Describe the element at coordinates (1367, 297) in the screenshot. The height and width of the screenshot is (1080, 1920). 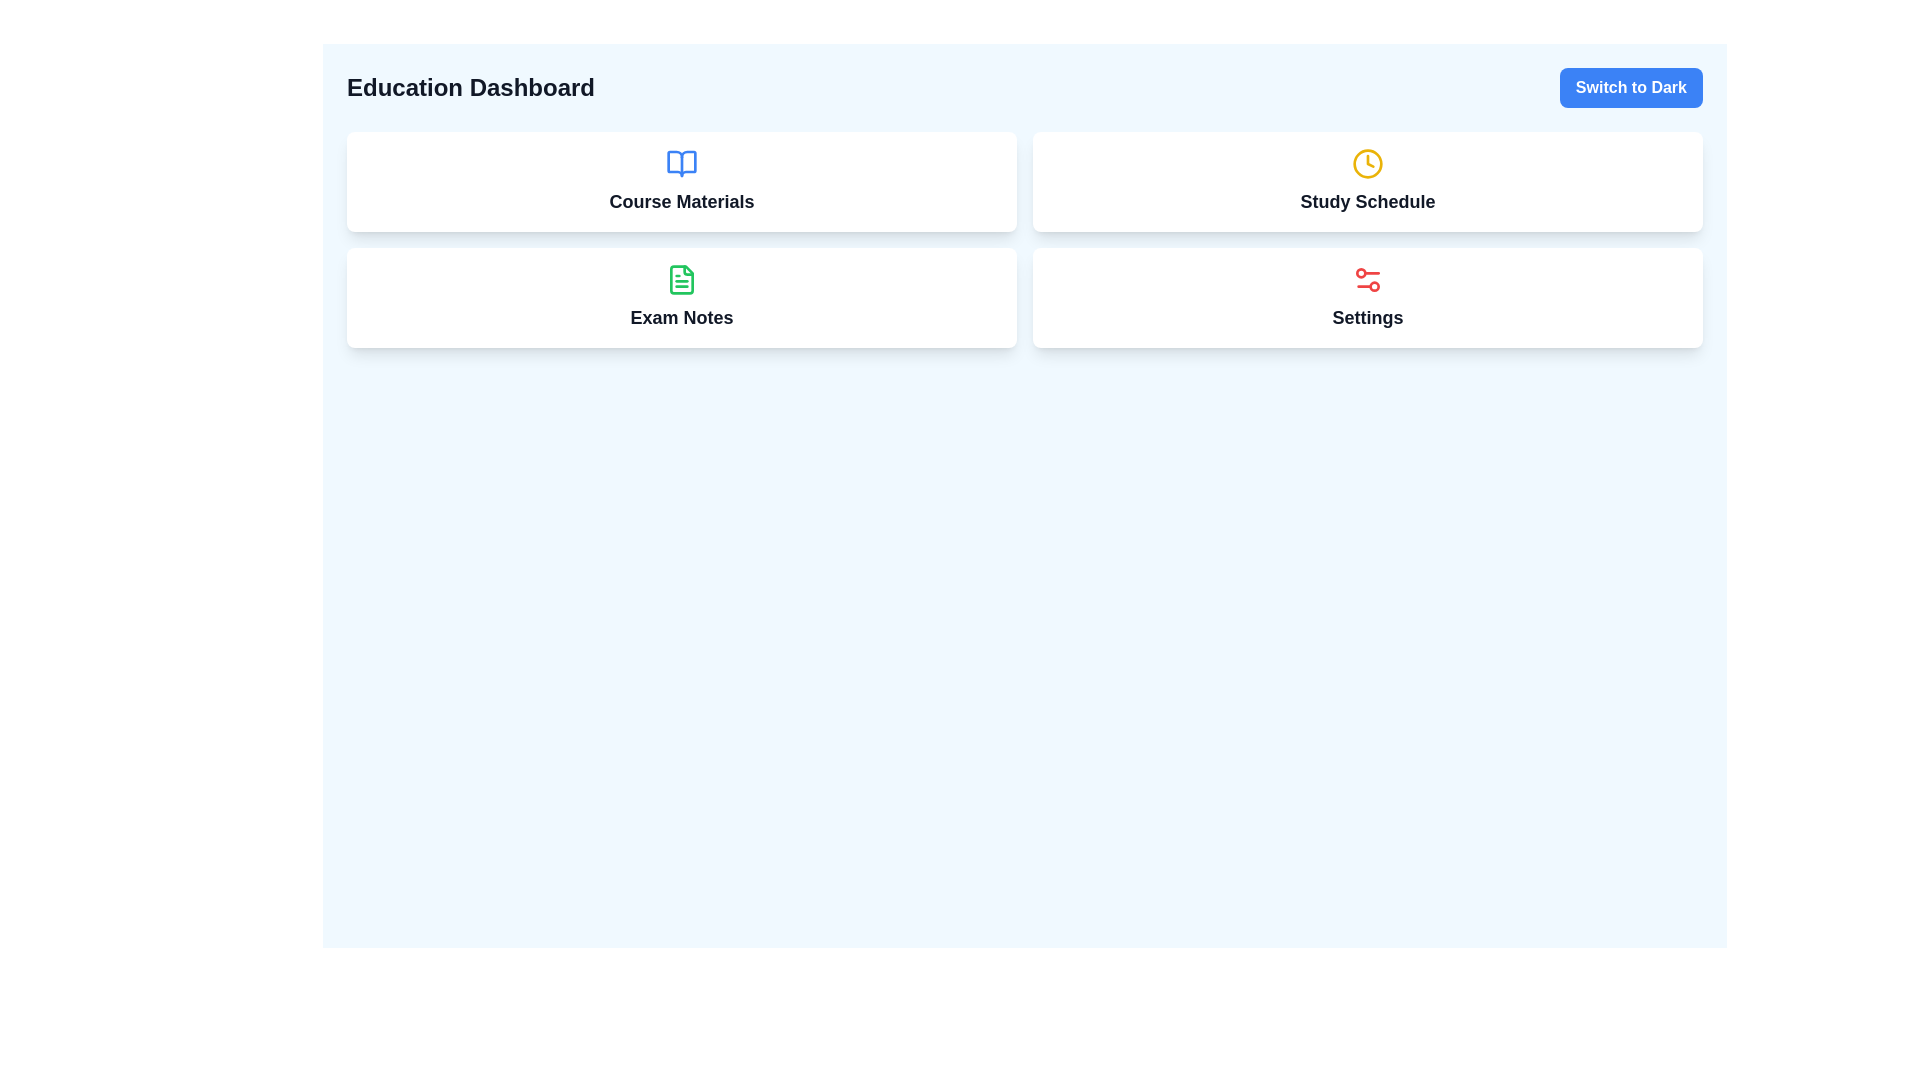
I see `the Card-like navigation button located in the second row, second column of a 2x2 grid layout` at that location.